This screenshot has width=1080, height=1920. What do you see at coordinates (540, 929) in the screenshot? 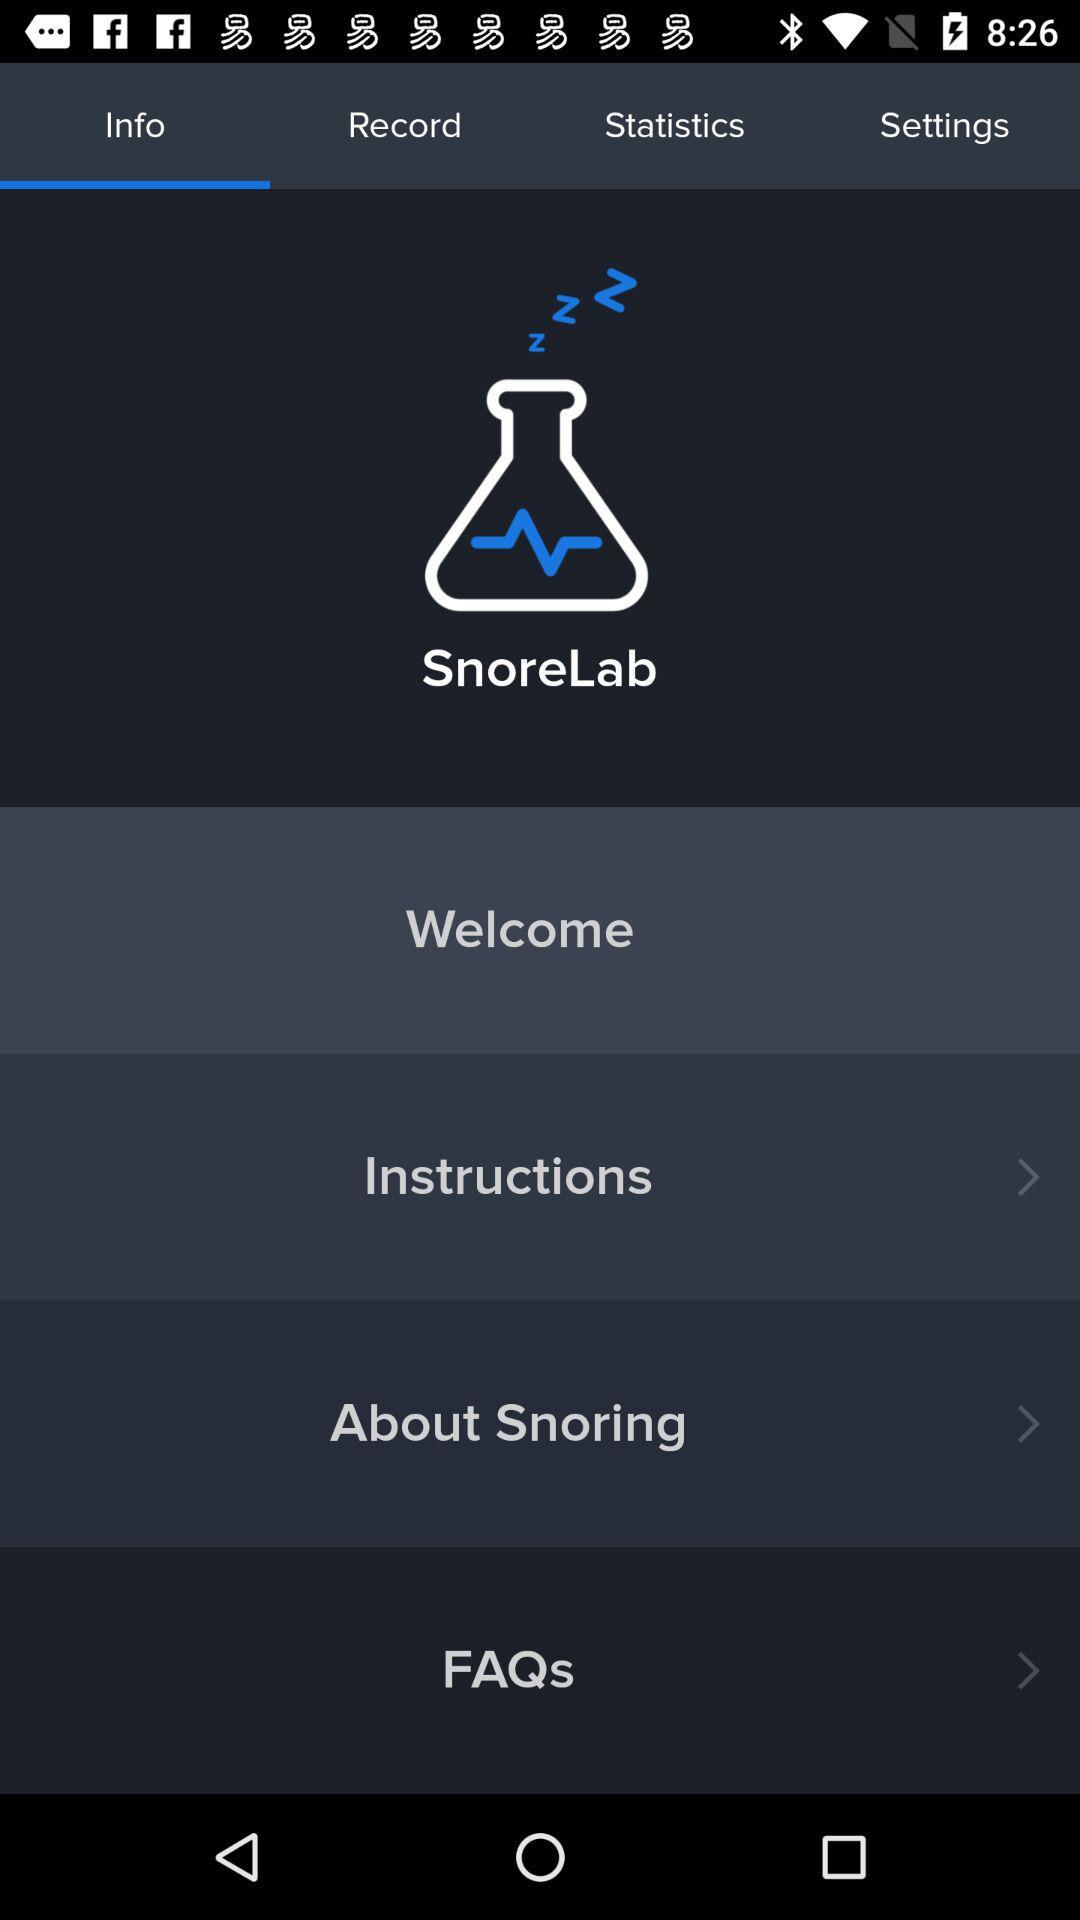
I see `welcome icon` at bounding box center [540, 929].